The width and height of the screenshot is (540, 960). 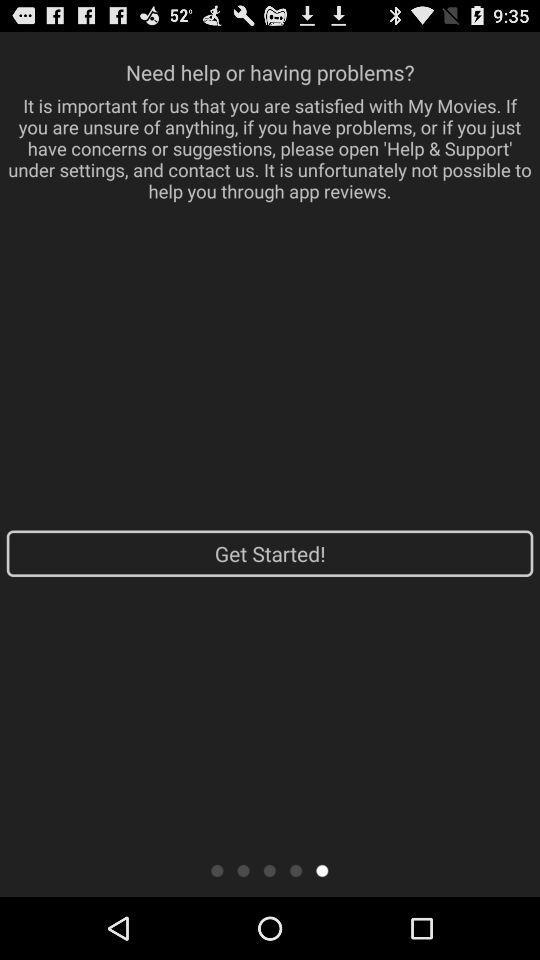 I want to click on the get started! app, so click(x=270, y=553).